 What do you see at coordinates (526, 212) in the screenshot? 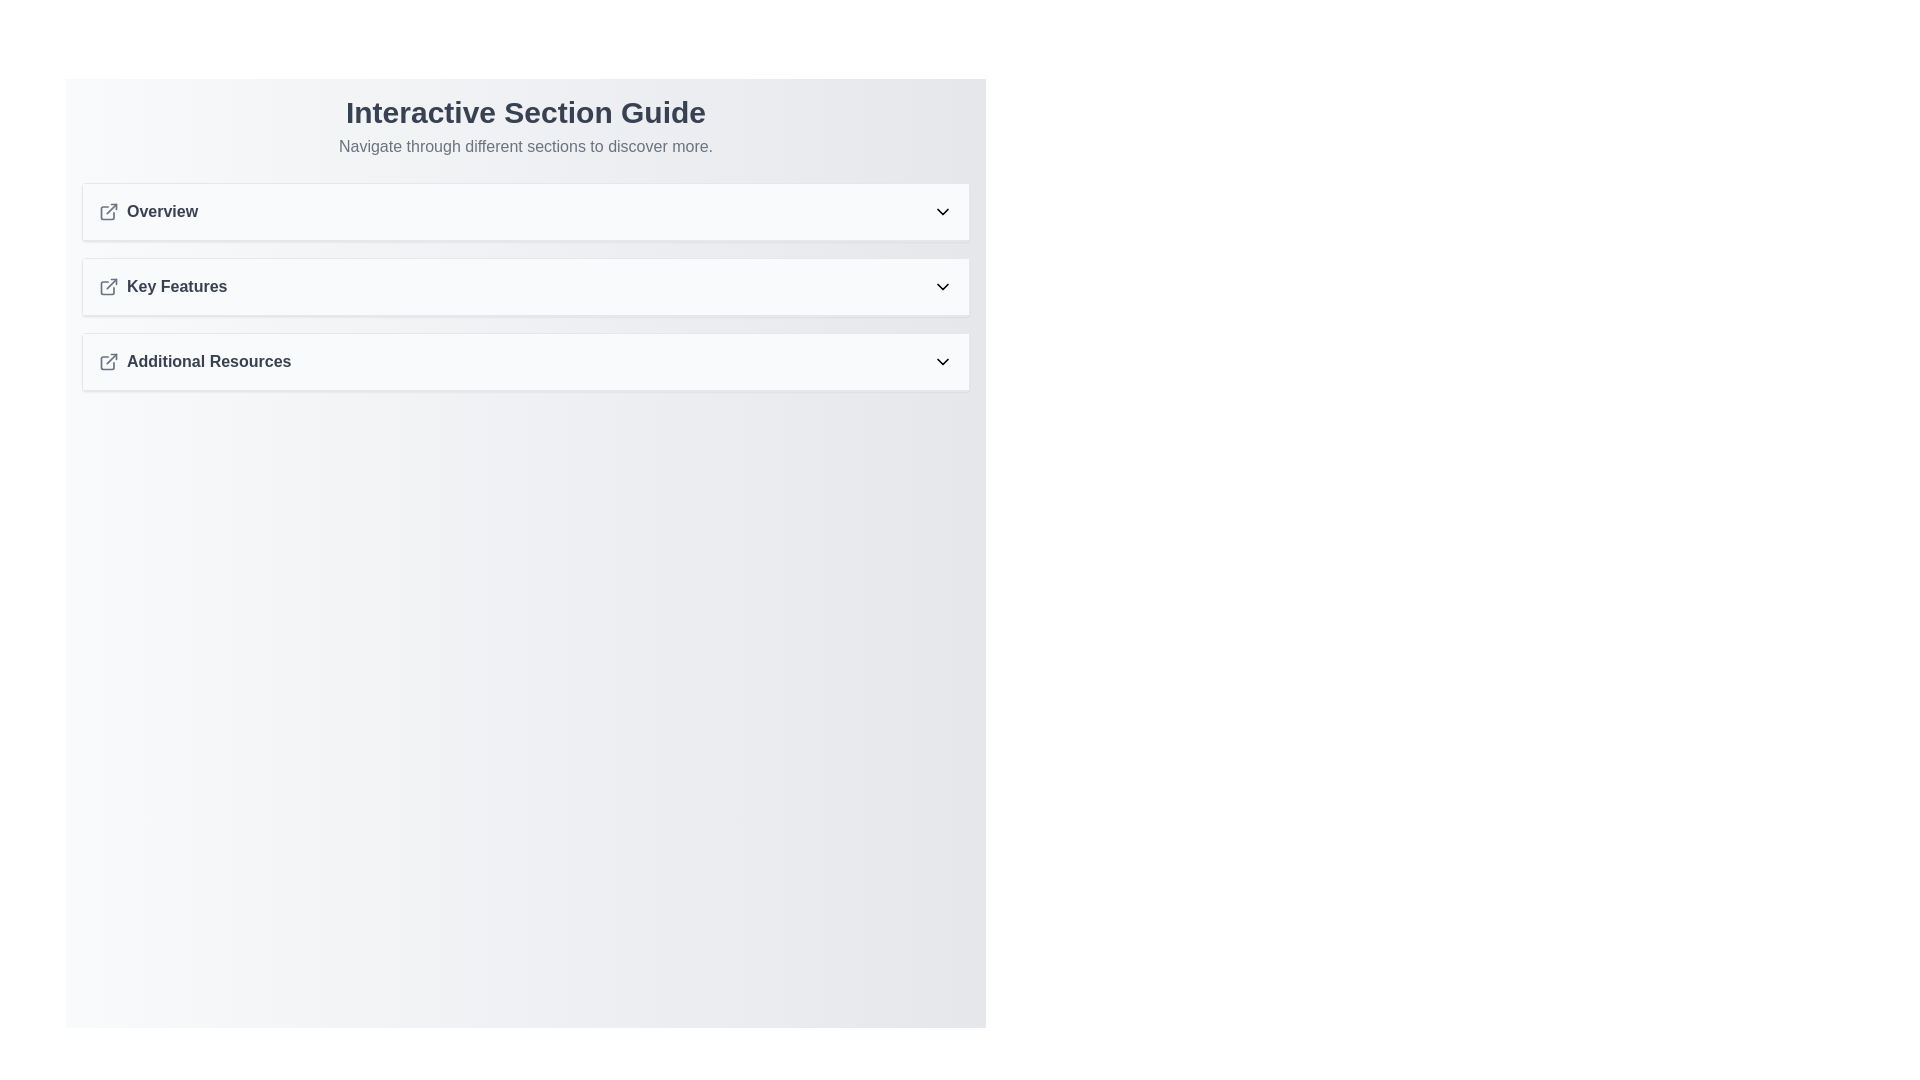
I see `the first navigation list item labeled 'Overview'` at bounding box center [526, 212].